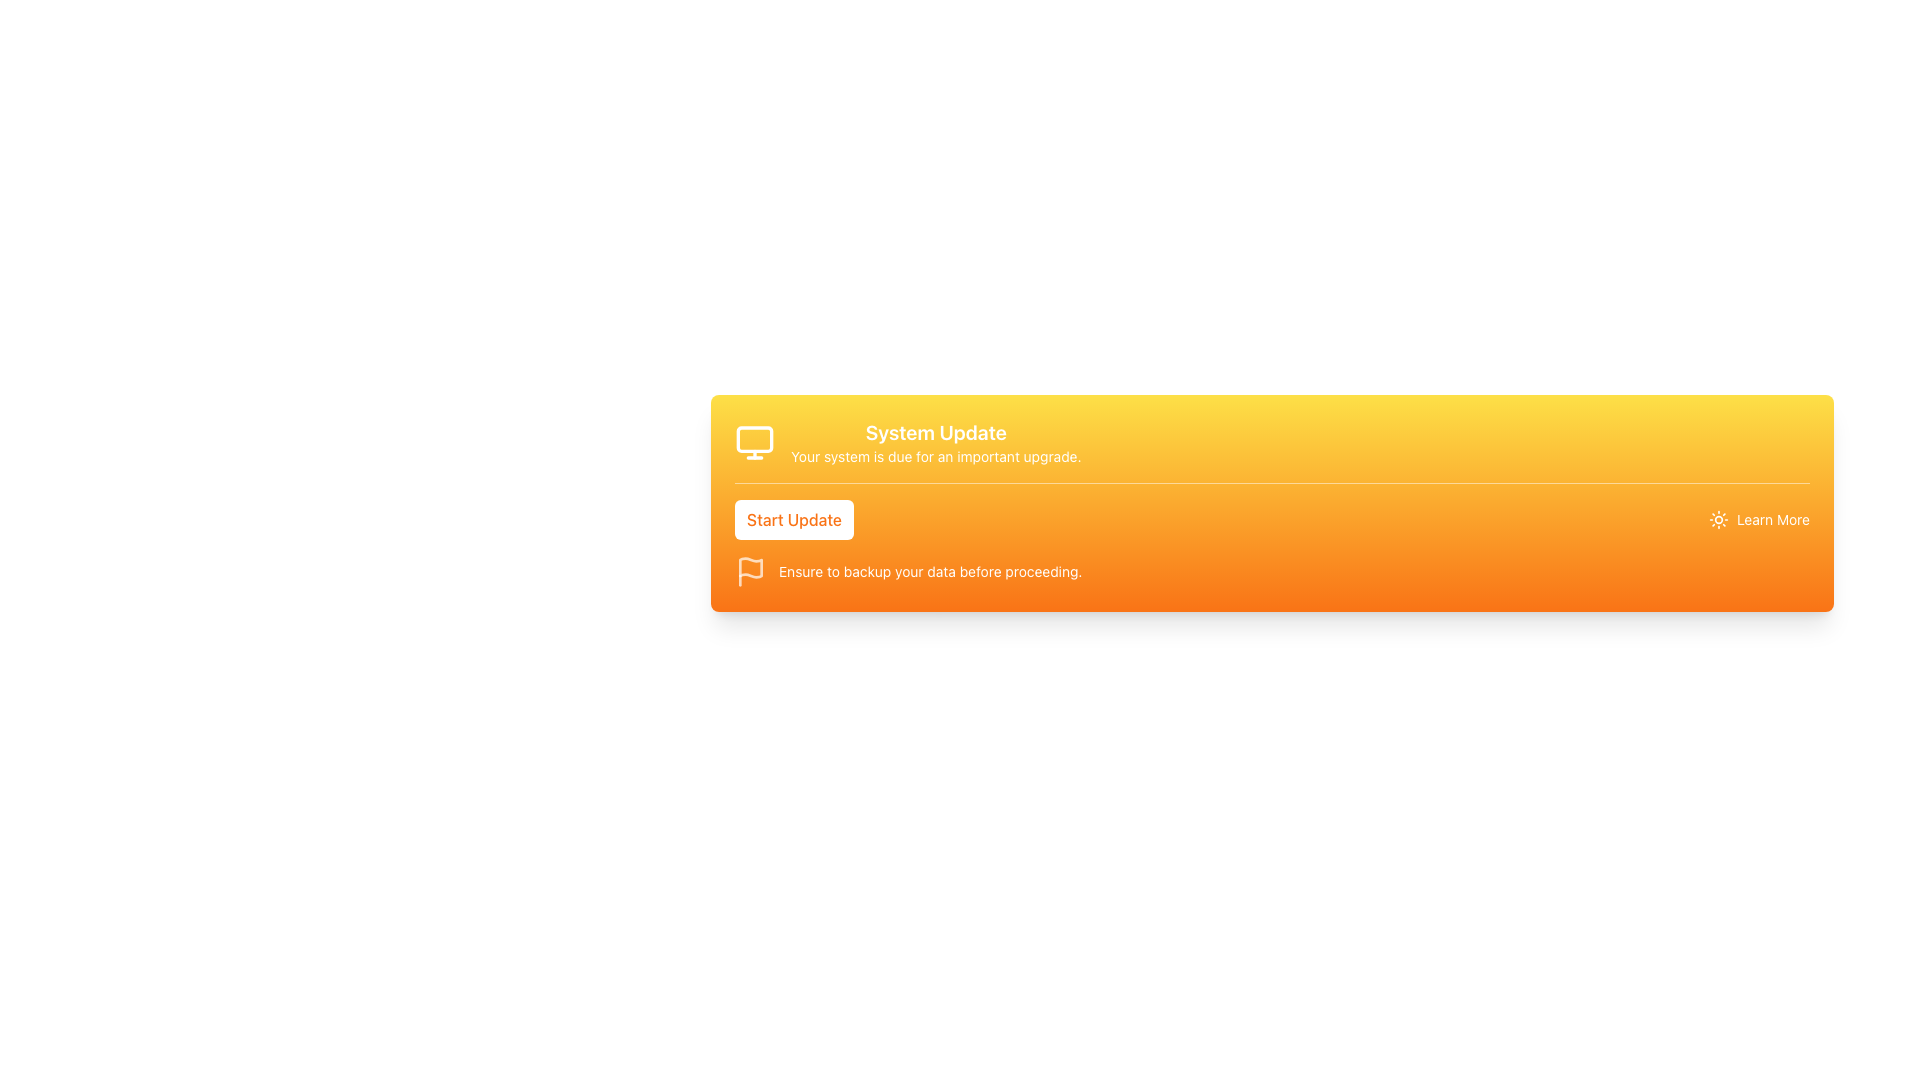 The width and height of the screenshot is (1920, 1080). Describe the element at coordinates (1717, 519) in the screenshot. I see `the sun graphic icon, which is positioned immediately to the left of the 'Learn More' text on a yellow to orange gradient background` at that location.